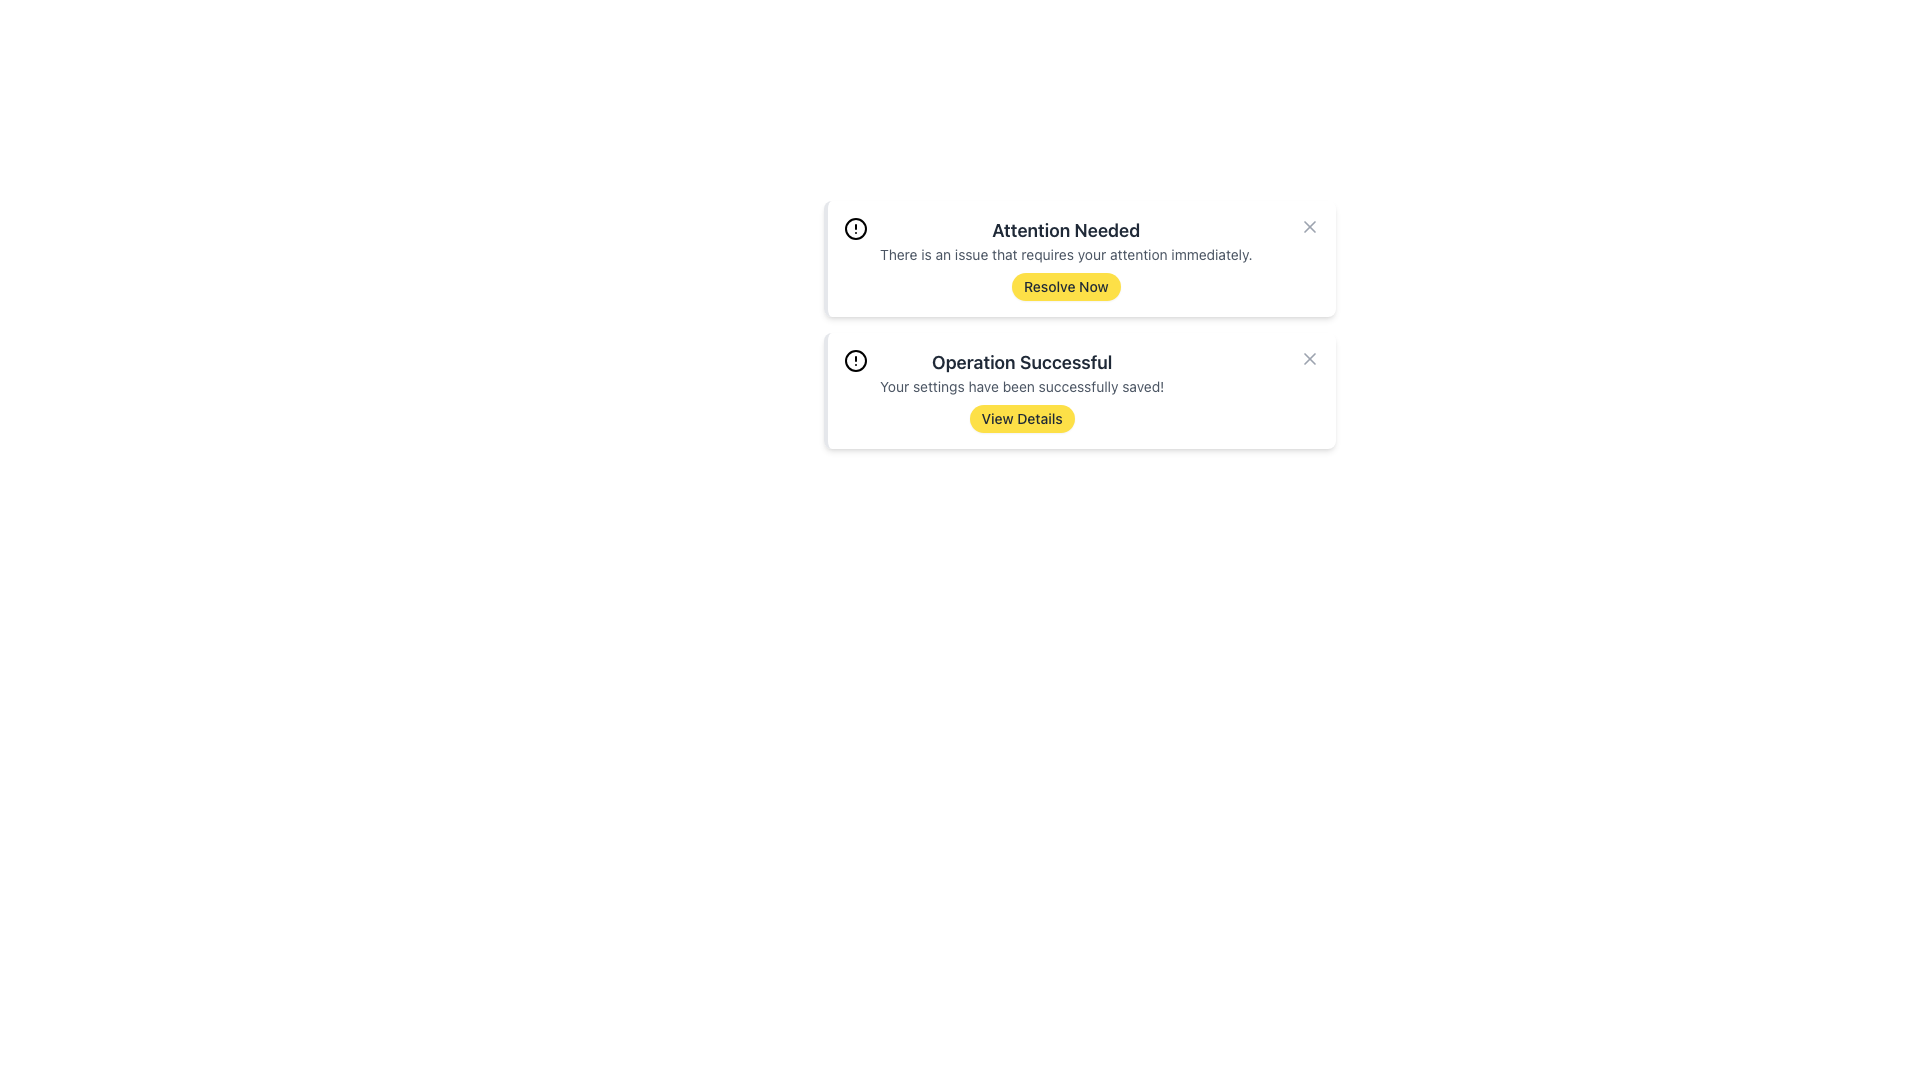  Describe the element at coordinates (1310, 226) in the screenshot. I see `the 'X' icon in the top-right corner of the 'Attention Needed' notification` at that location.